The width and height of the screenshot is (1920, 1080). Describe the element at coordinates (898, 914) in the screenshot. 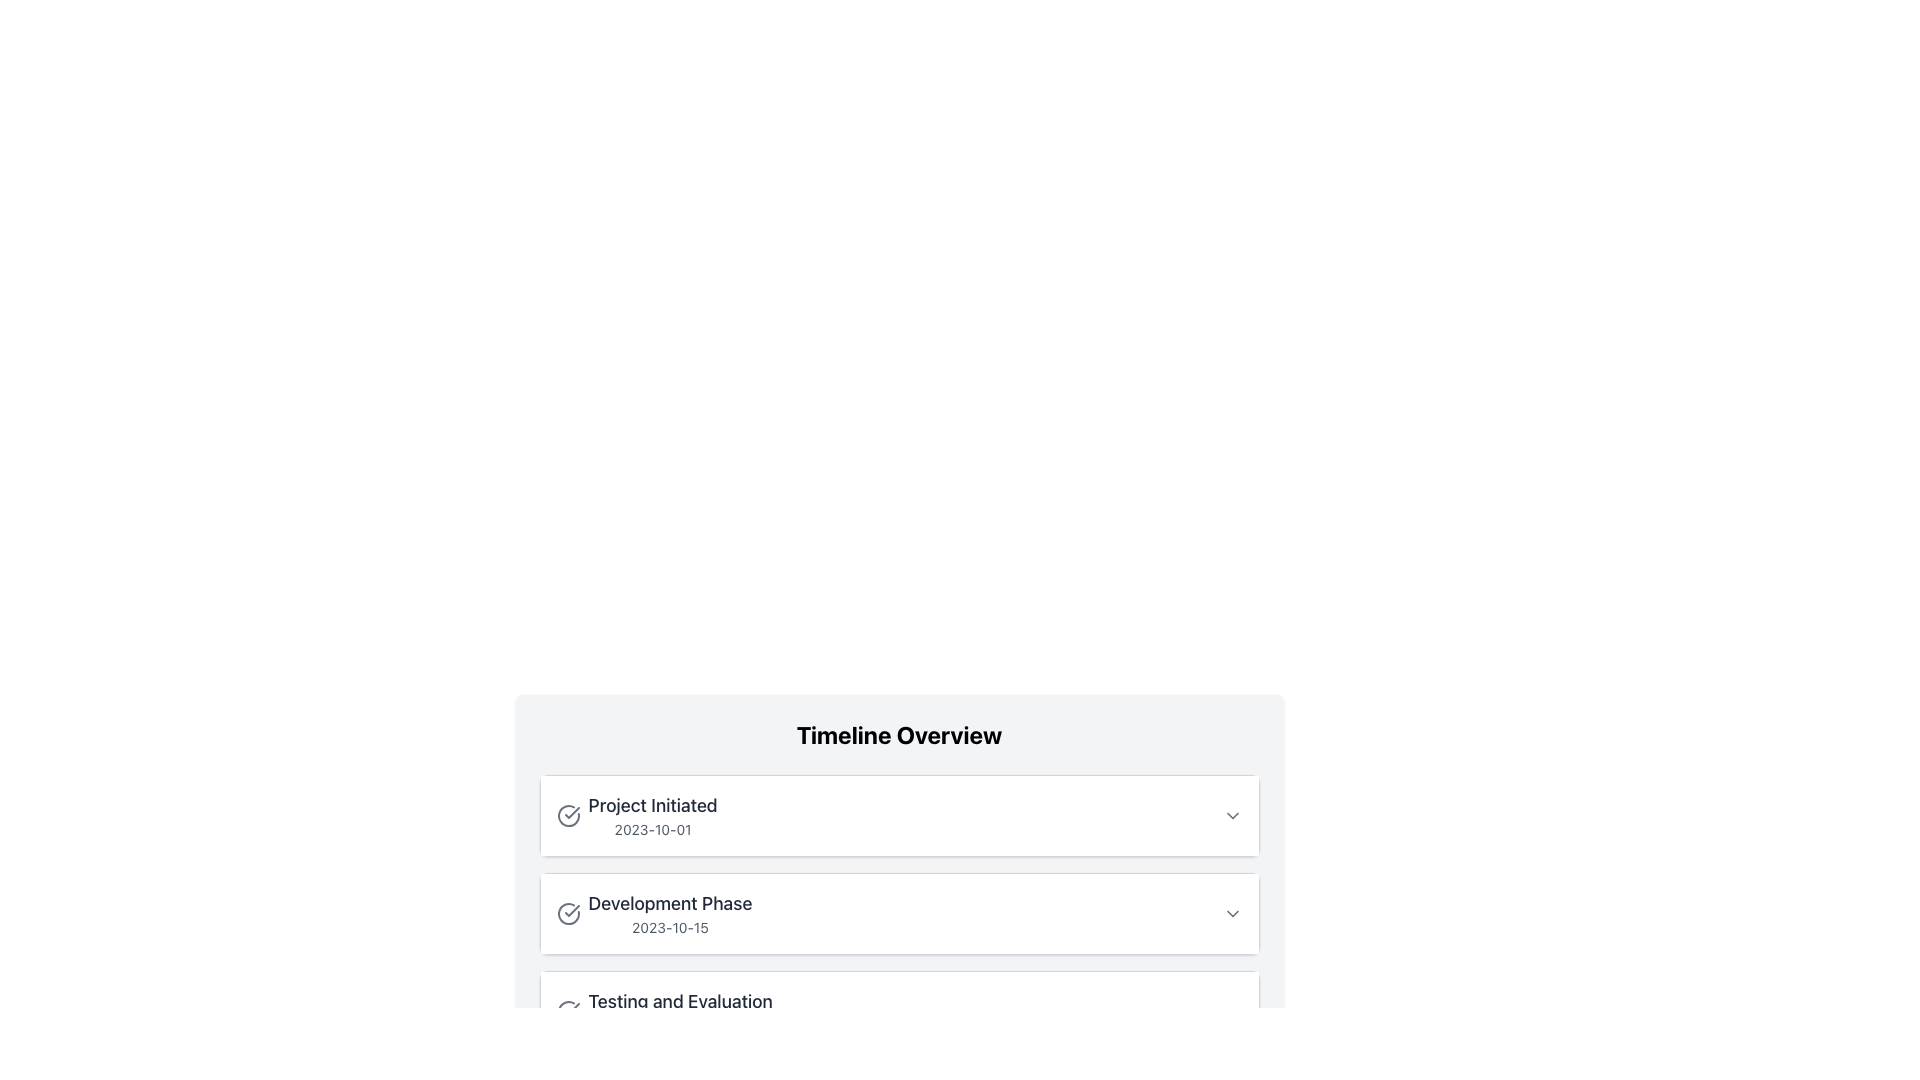

I see `the second item in the timeline view, which represents a milestone in the 'Development Phase'` at that location.